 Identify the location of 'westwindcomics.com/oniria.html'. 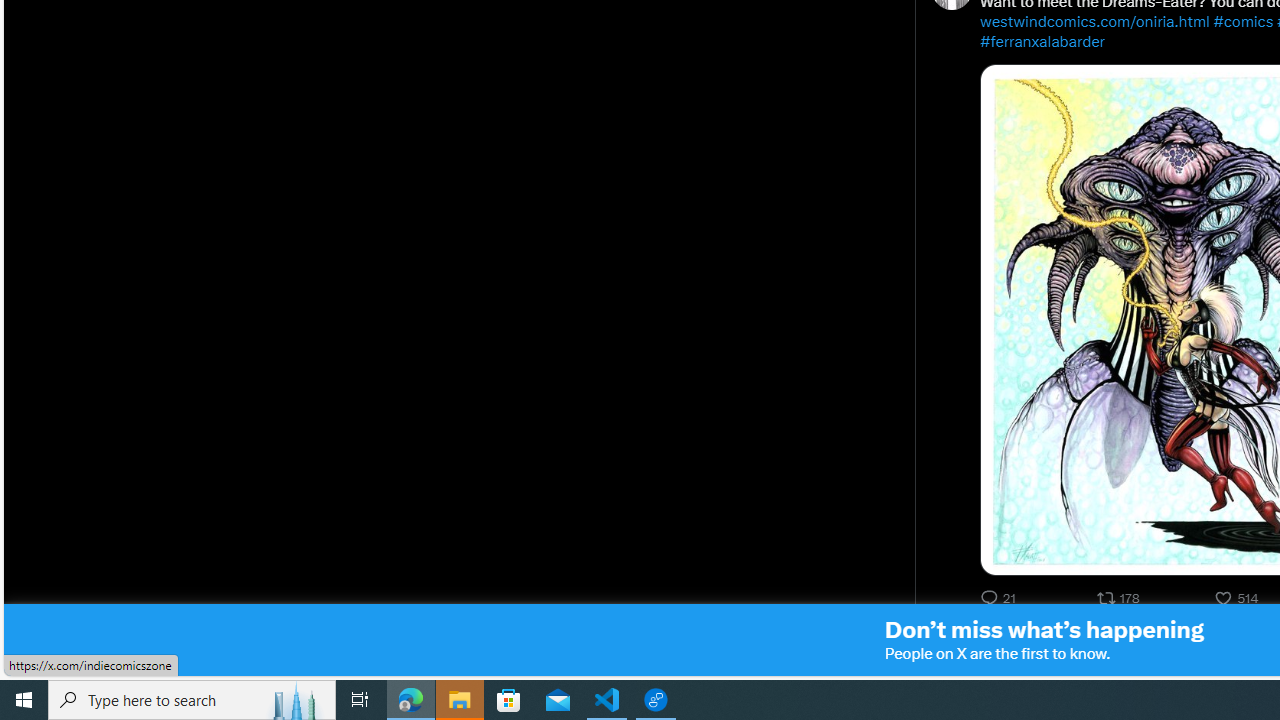
(1094, 22).